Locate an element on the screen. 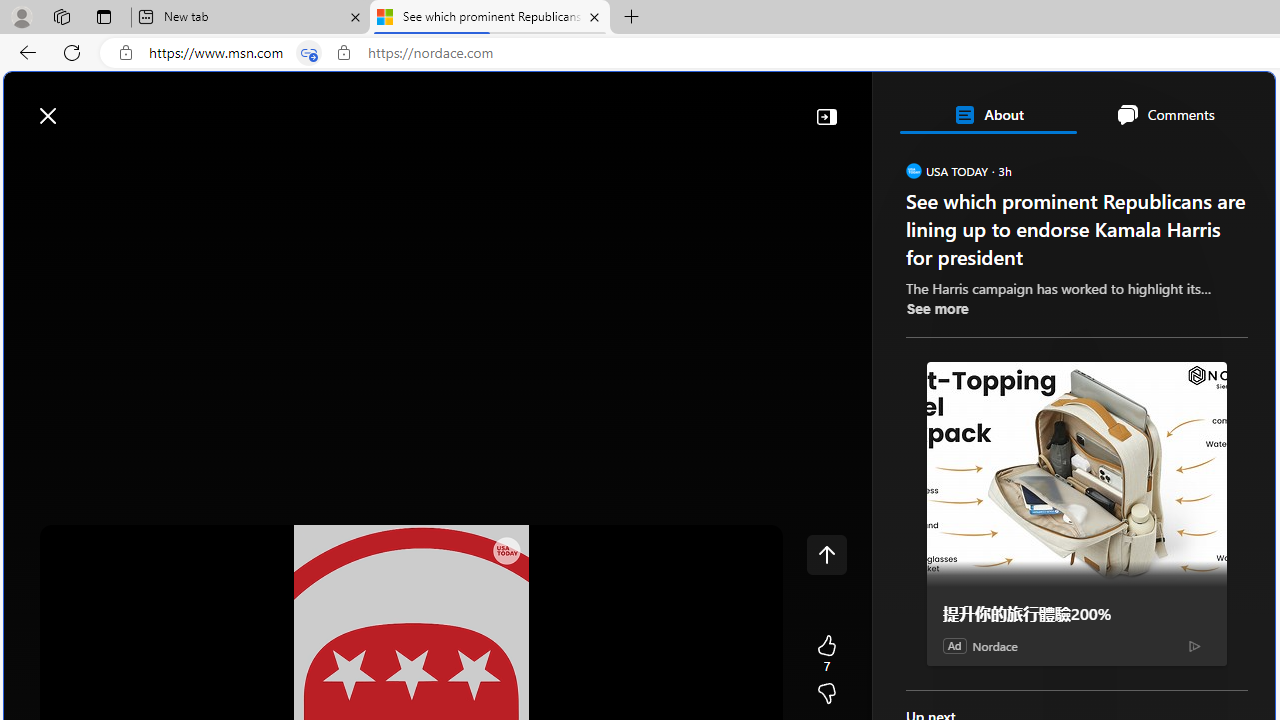 The height and width of the screenshot is (720, 1280). '7 Like' is located at coordinates (826, 654).